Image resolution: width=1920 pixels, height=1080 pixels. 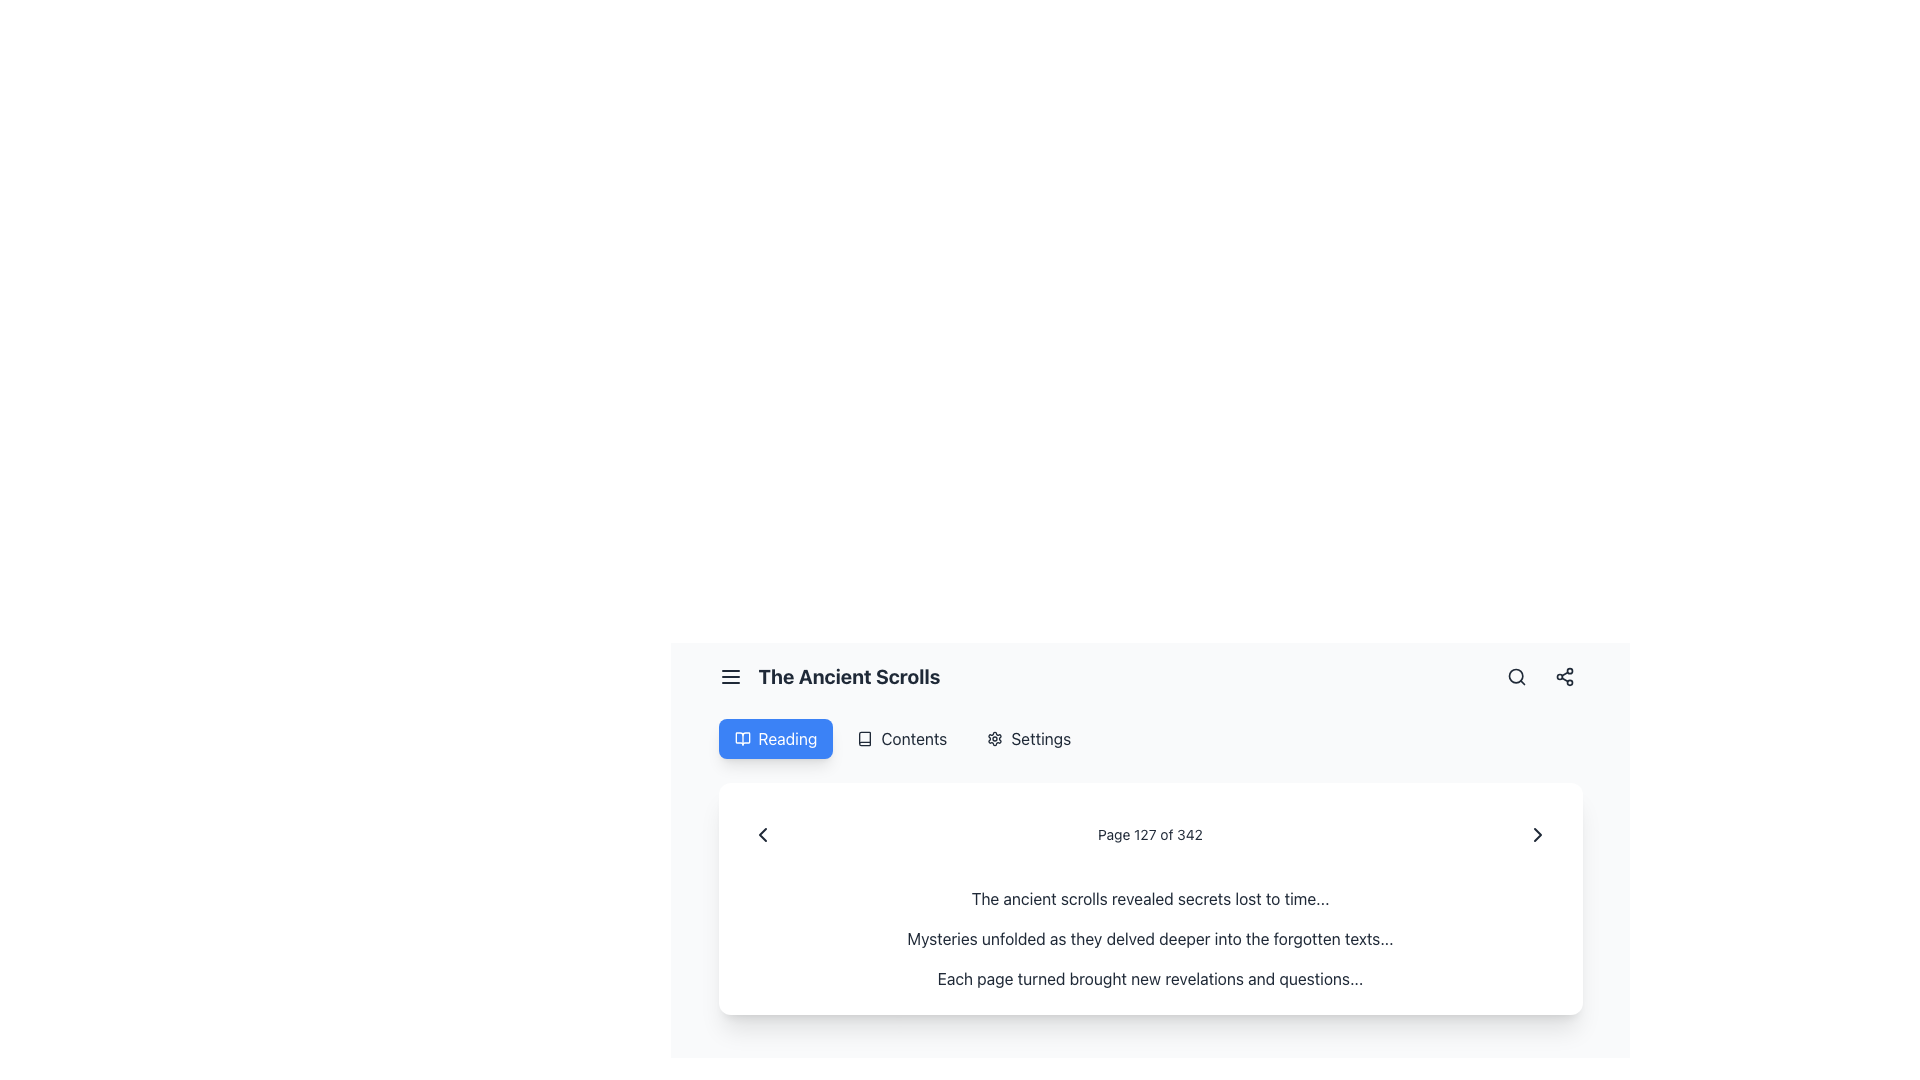 I want to click on the label element that denotes the 'Settings' section in the interface, located below the title 'The Ancient Scrolls', so click(x=1029, y=739).